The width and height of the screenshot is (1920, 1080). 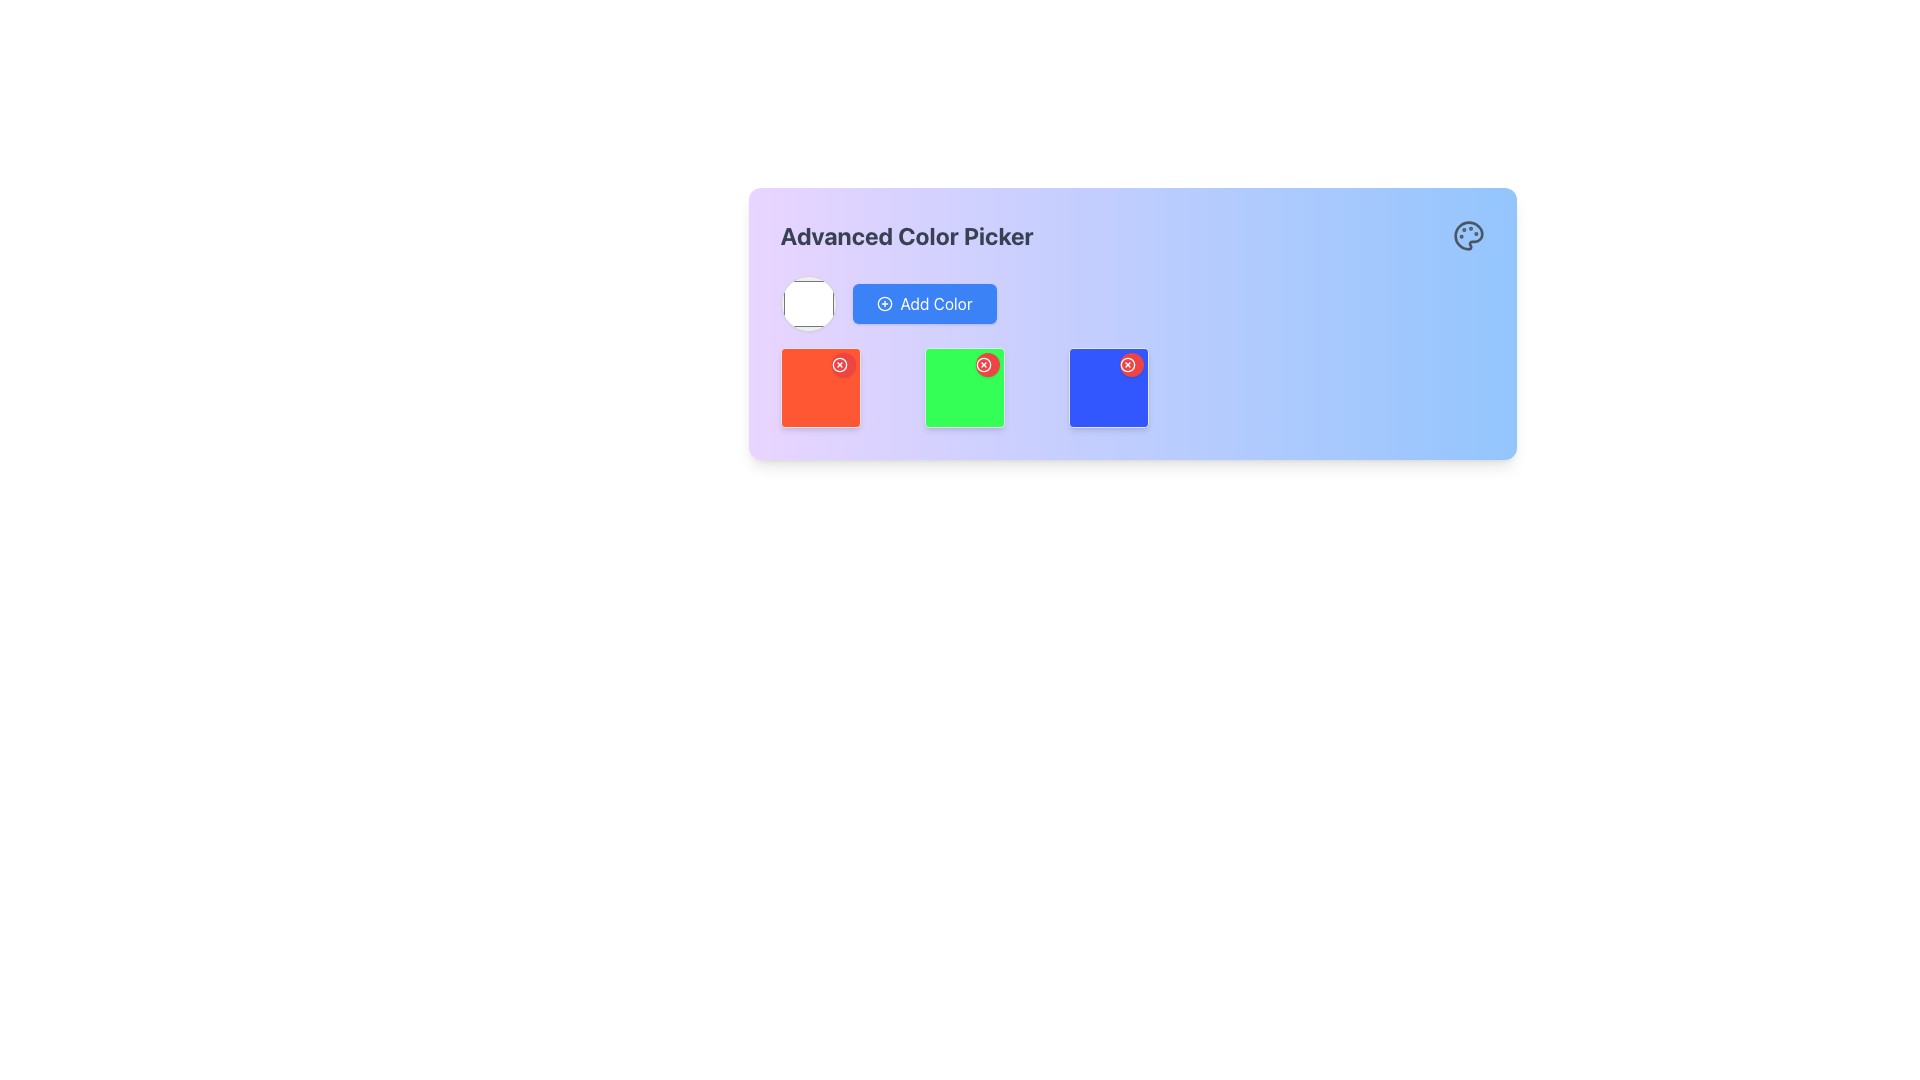 What do you see at coordinates (1468, 234) in the screenshot?
I see `the palette-shaped icon located in the top-right corner of the 'Advanced Color Picker' panel` at bounding box center [1468, 234].